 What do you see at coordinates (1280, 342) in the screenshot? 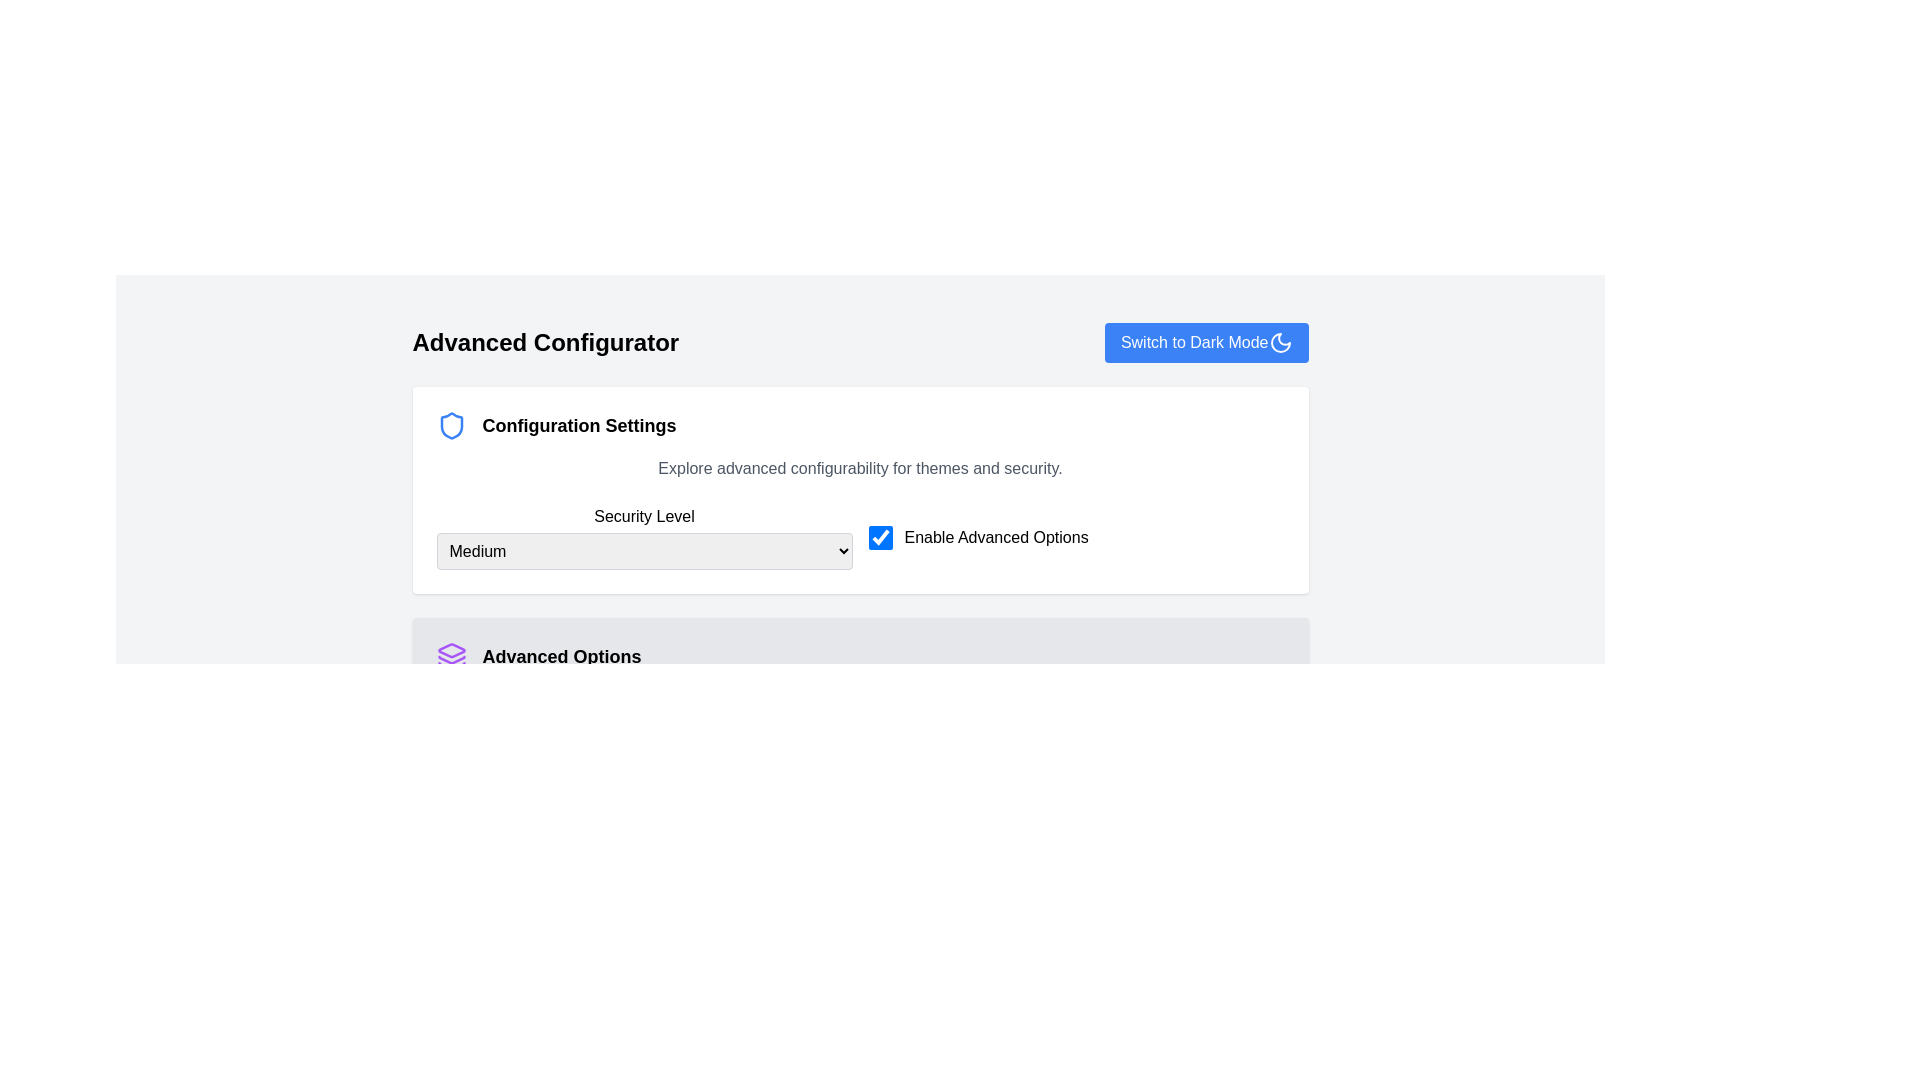
I see `the button labeled 'Switch to Dark Mode' that contains the decorative moon icon located in the top-right section of the interface` at bounding box center [1280, 342].